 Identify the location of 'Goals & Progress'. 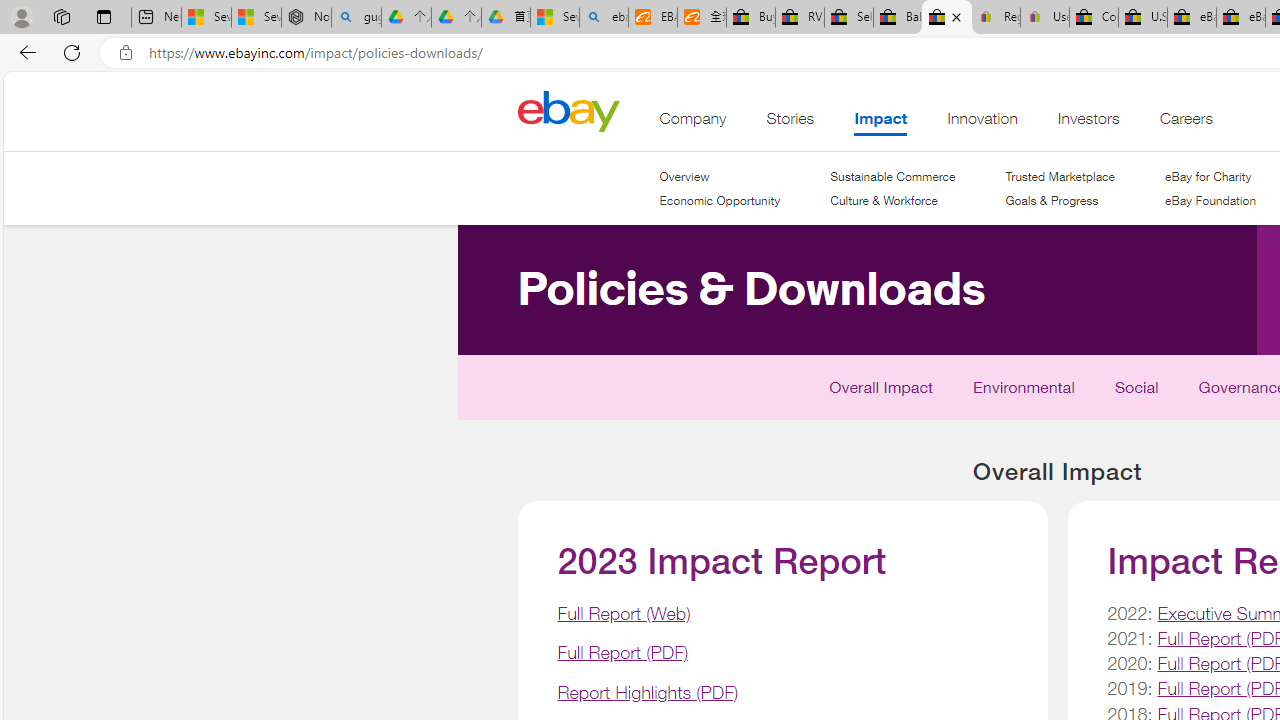
(1058, 201).